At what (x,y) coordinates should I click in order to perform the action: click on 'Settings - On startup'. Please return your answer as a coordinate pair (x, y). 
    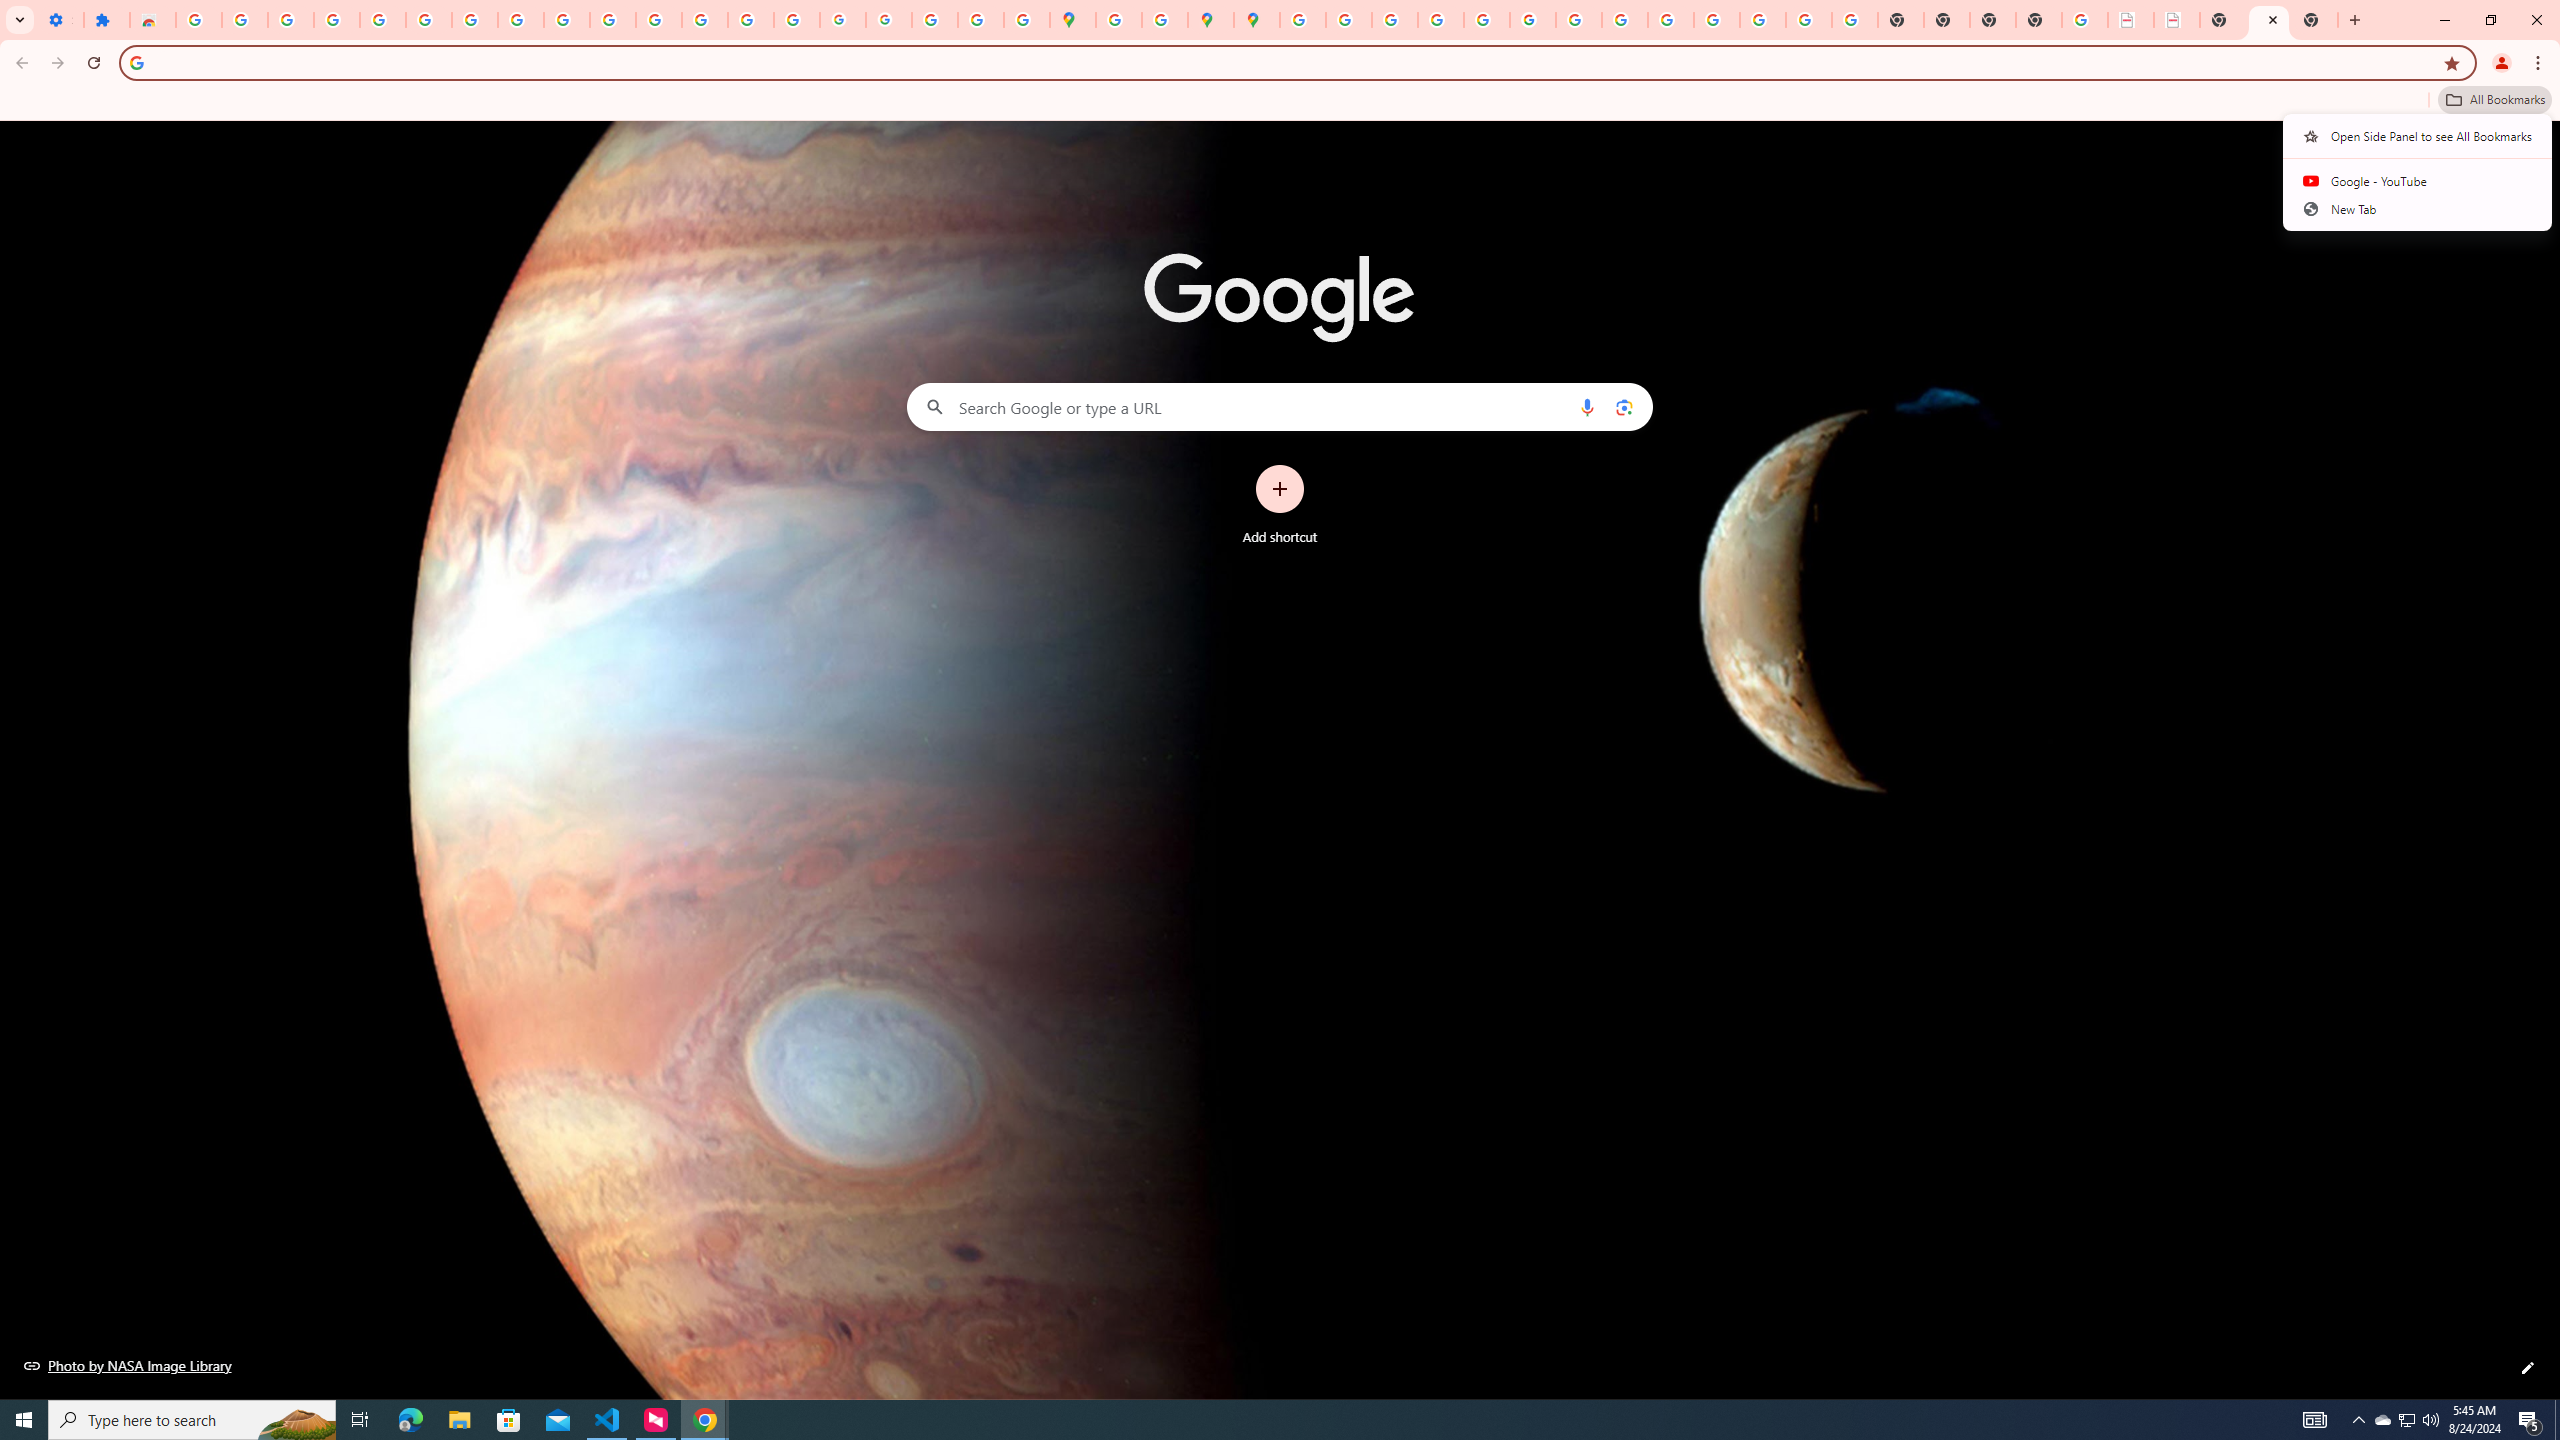
    Looking at the image, I should click on (60, 19).